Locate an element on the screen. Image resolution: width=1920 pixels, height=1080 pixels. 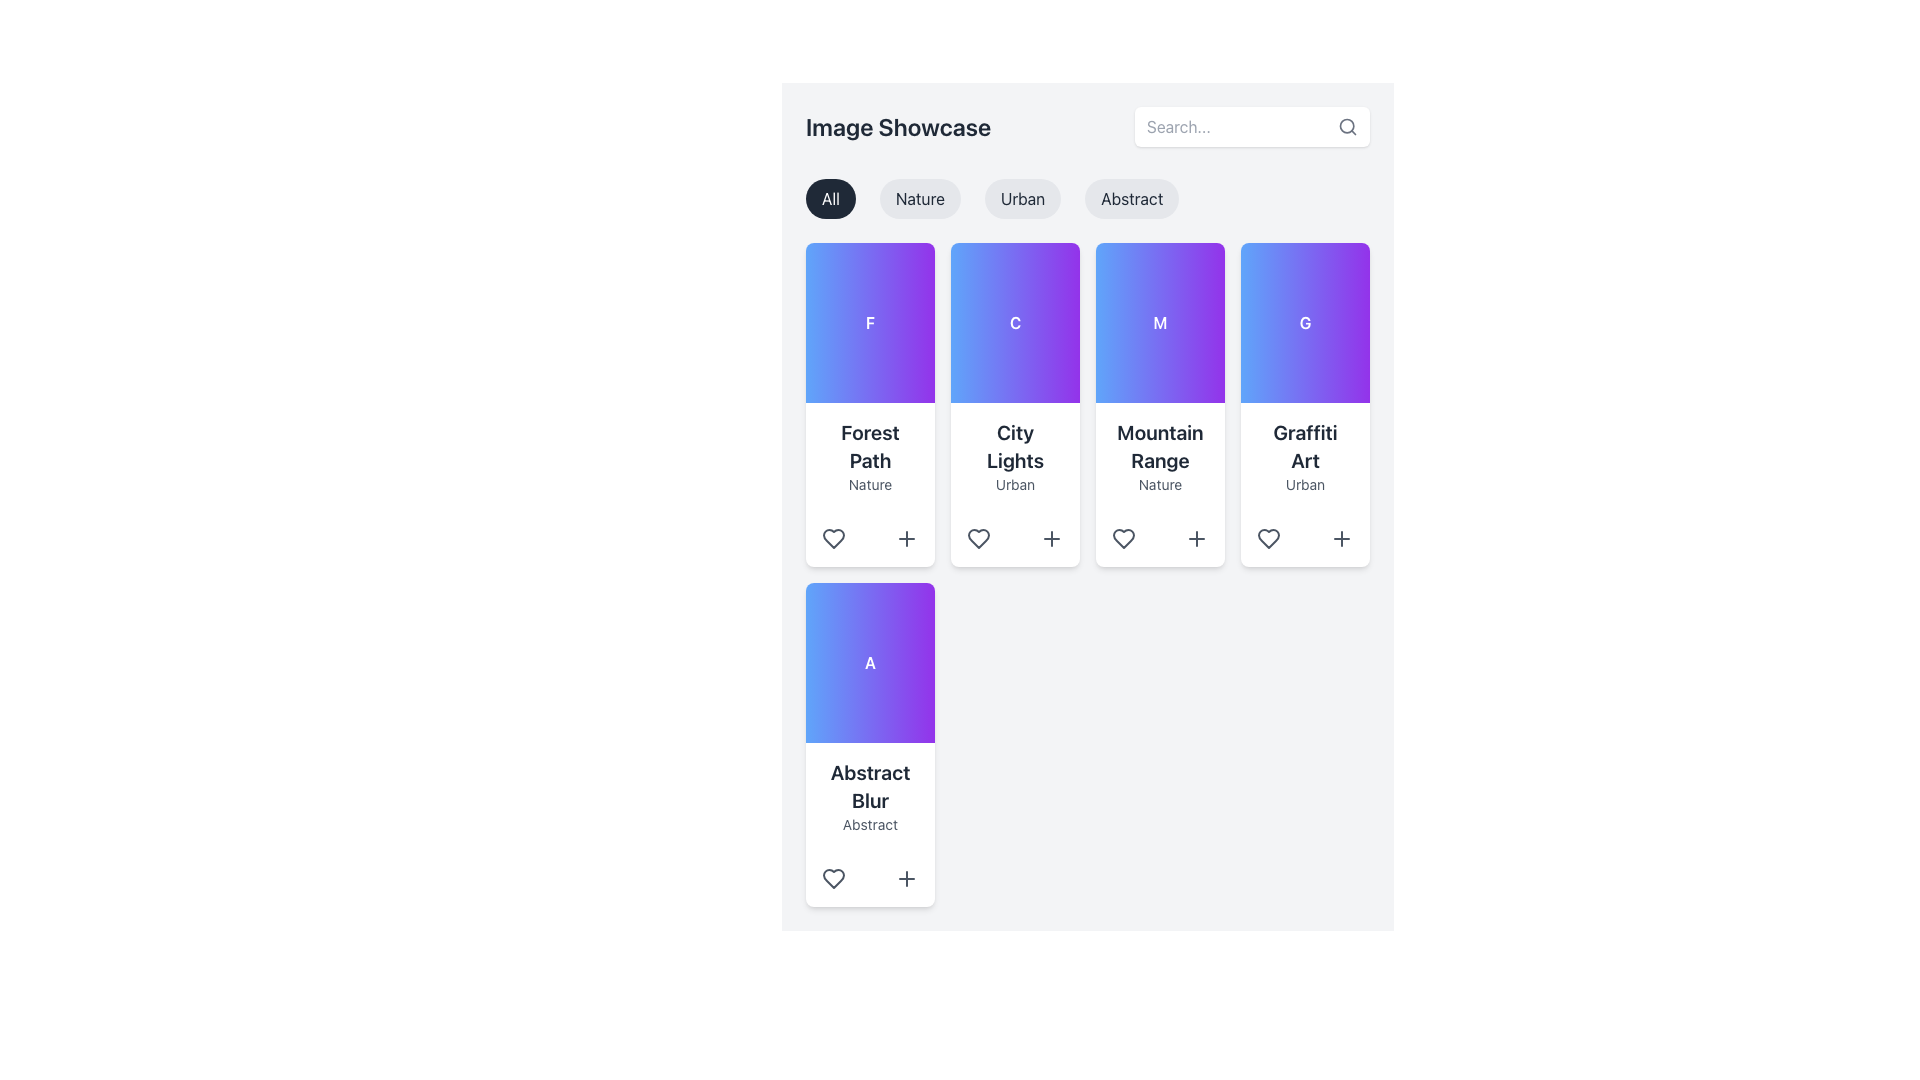
the decorative element containing a bold letter 'A' with a gradient background transitioning from blue to purple, located in the fifth column of a card layout, above the text 'Abstract Blur' and 'Abstract' is located at coordinates (870, 663).